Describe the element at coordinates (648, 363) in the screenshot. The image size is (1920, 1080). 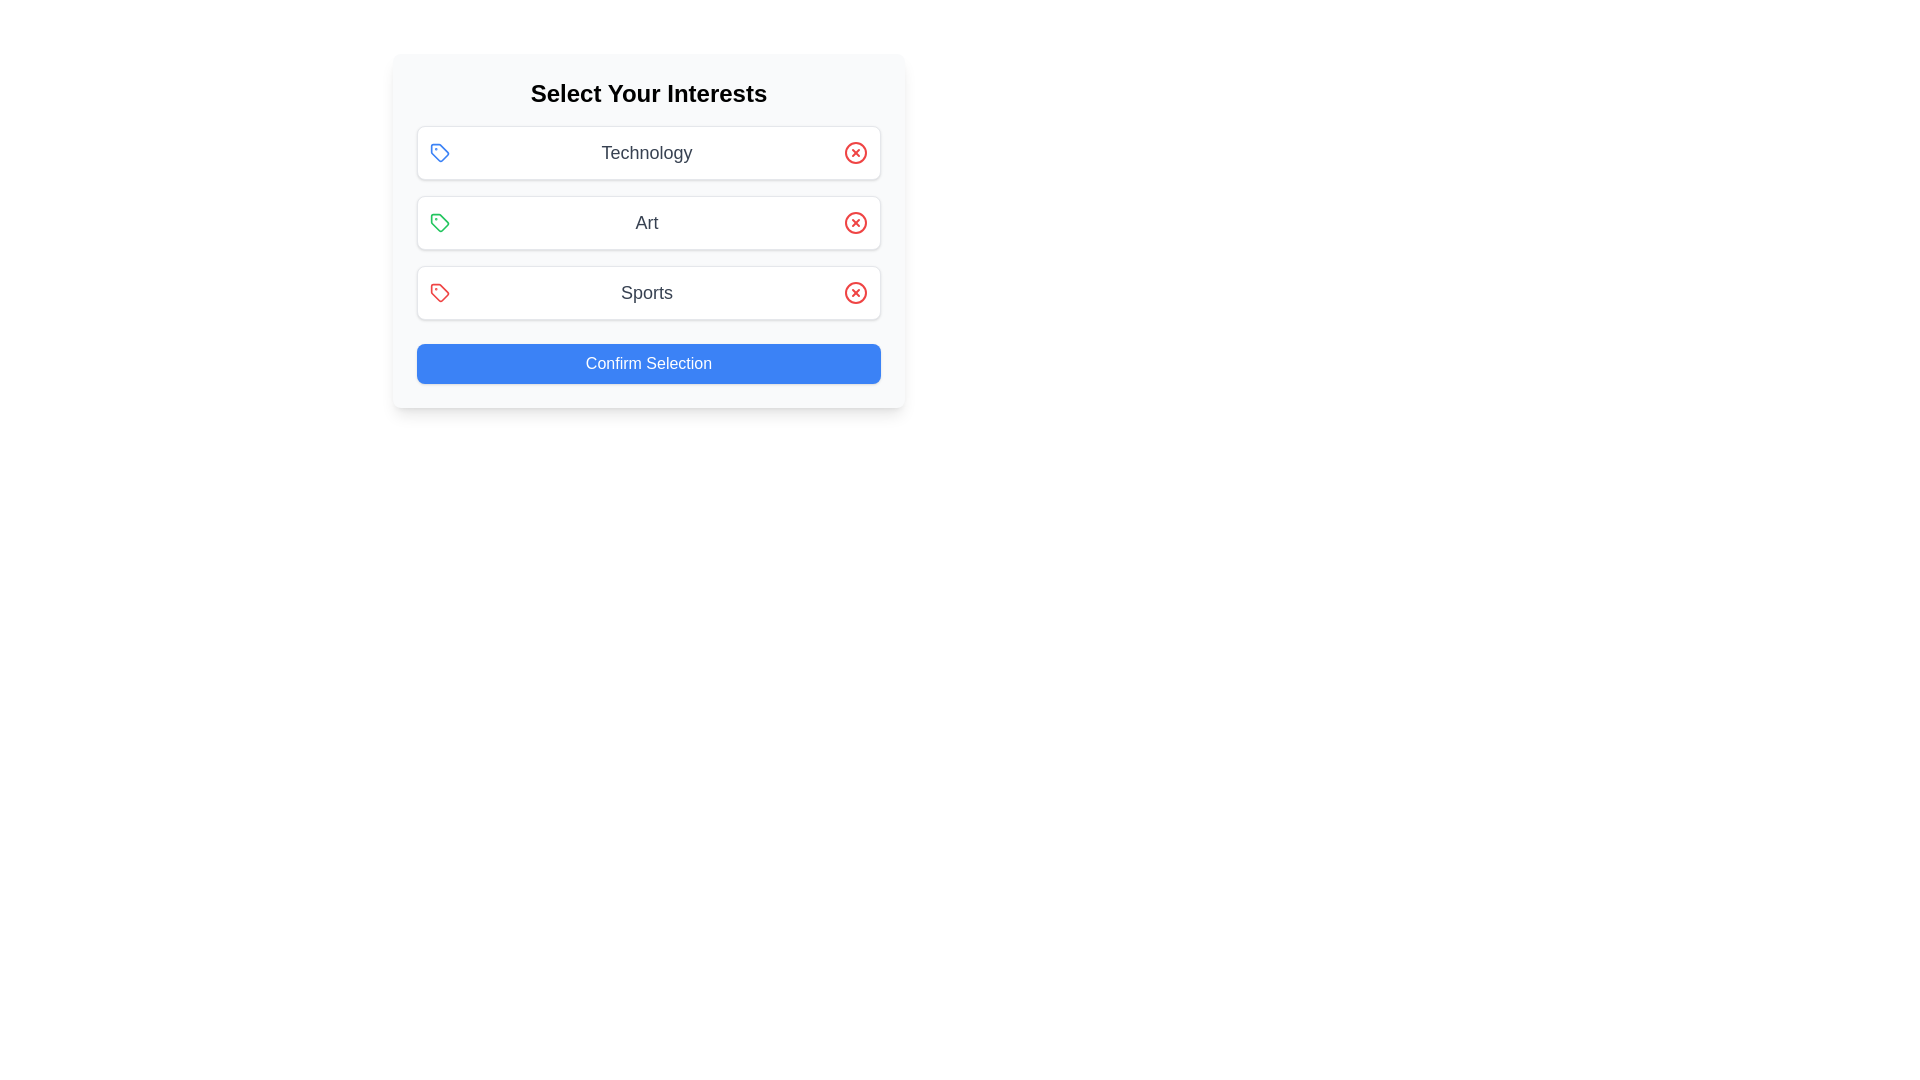
I see `the Confirm Selection Button to observe its hover effect` at that location.